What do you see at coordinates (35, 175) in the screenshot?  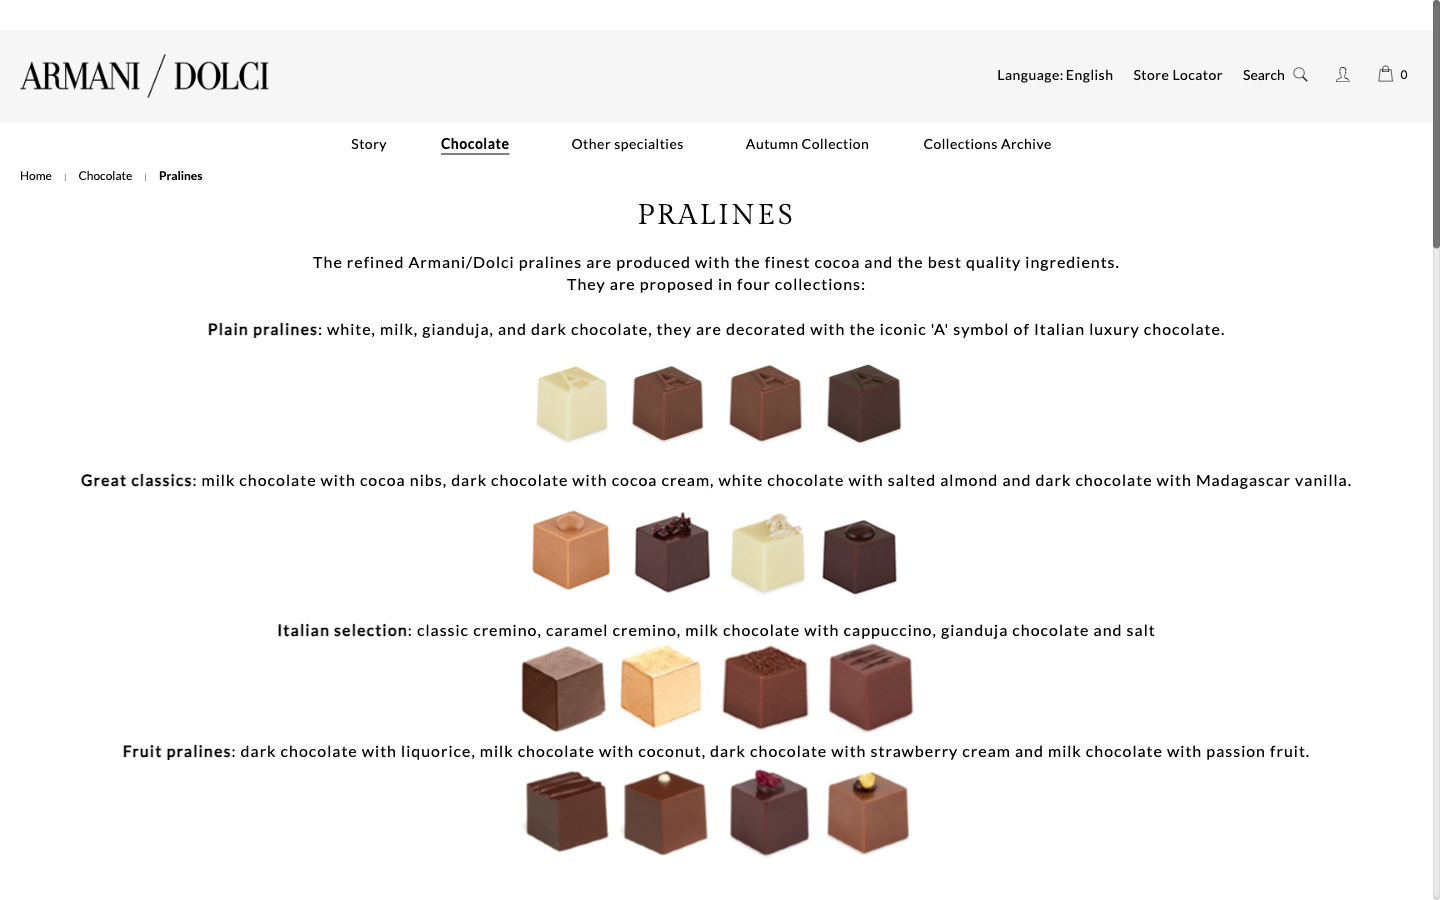 I see `the "Home" option present below the logo on the left to reach the Armani/dolci main page` at bounding box center [35, 175].